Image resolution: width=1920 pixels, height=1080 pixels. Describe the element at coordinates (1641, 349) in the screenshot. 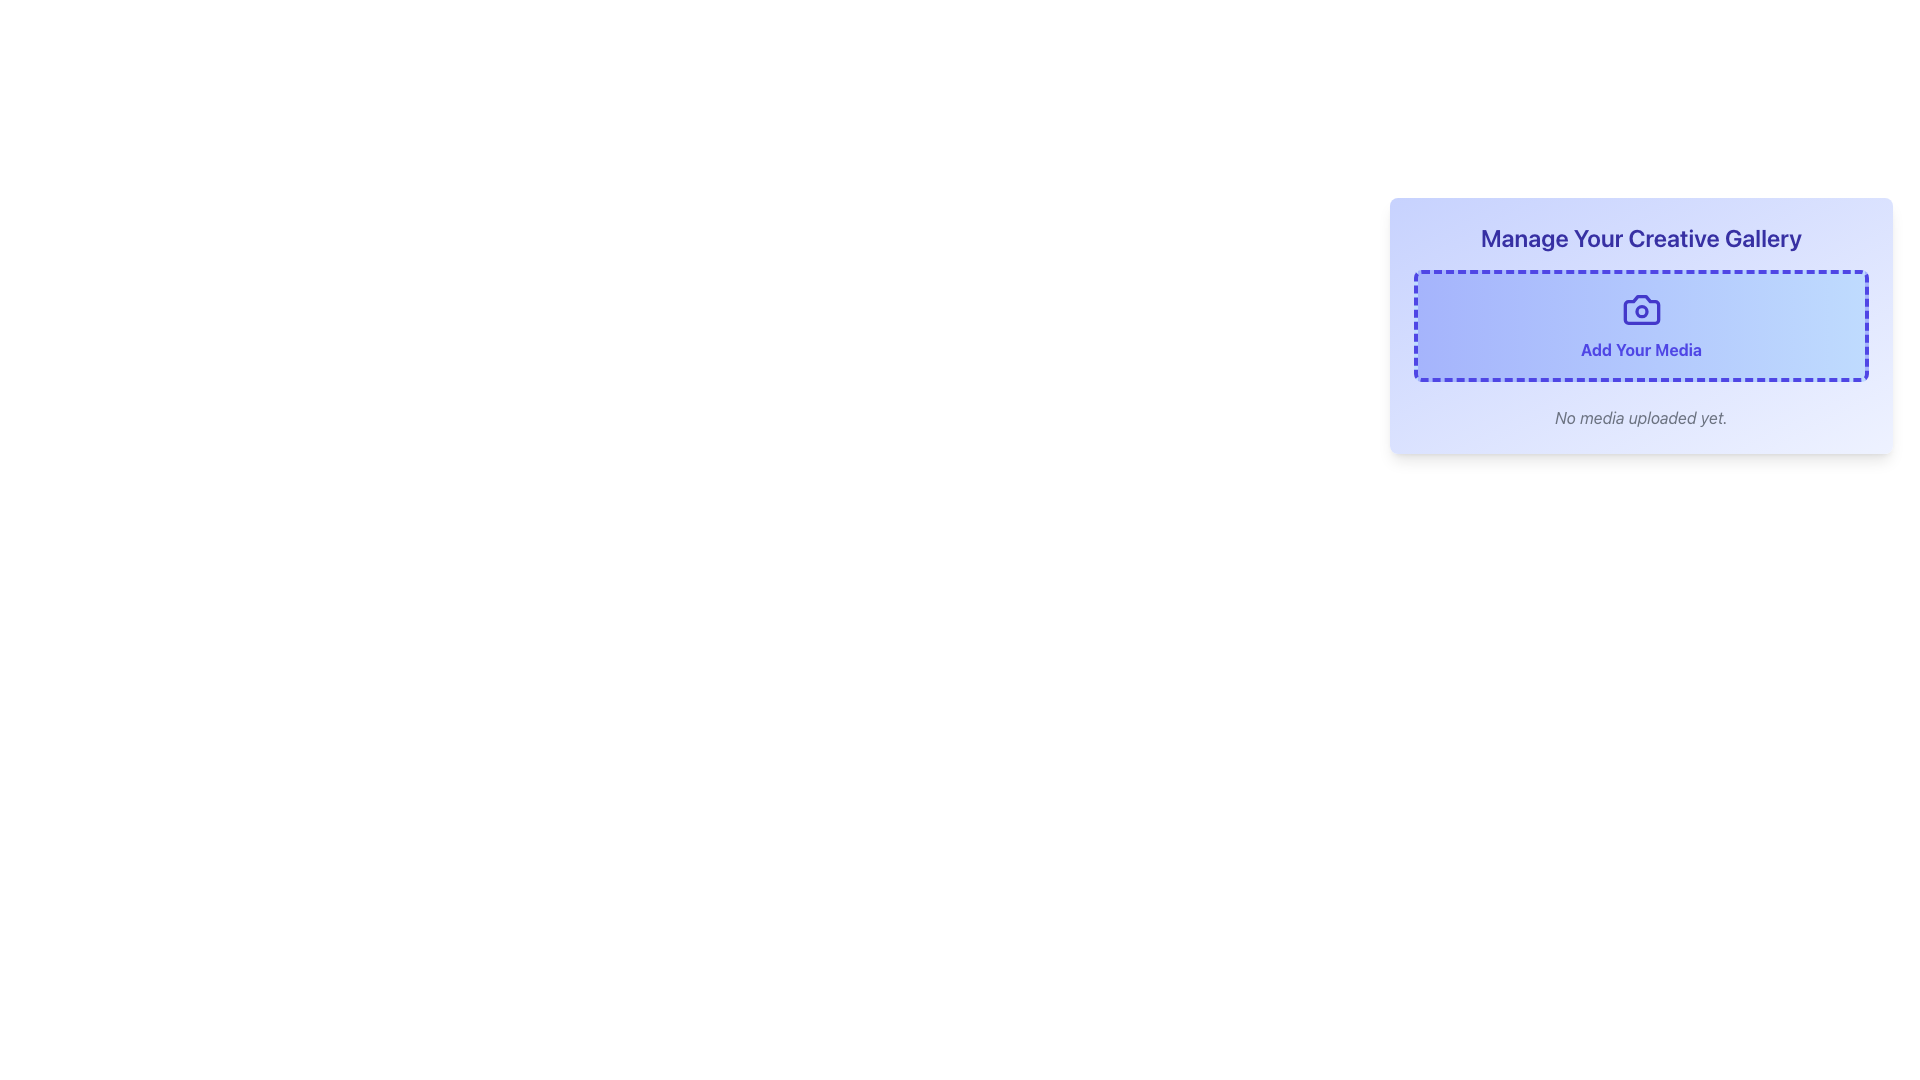

I see `the 'Add Your Media' text label which prompts the user for media upload, located below the camera icon in the right-center of the interface` at that location.